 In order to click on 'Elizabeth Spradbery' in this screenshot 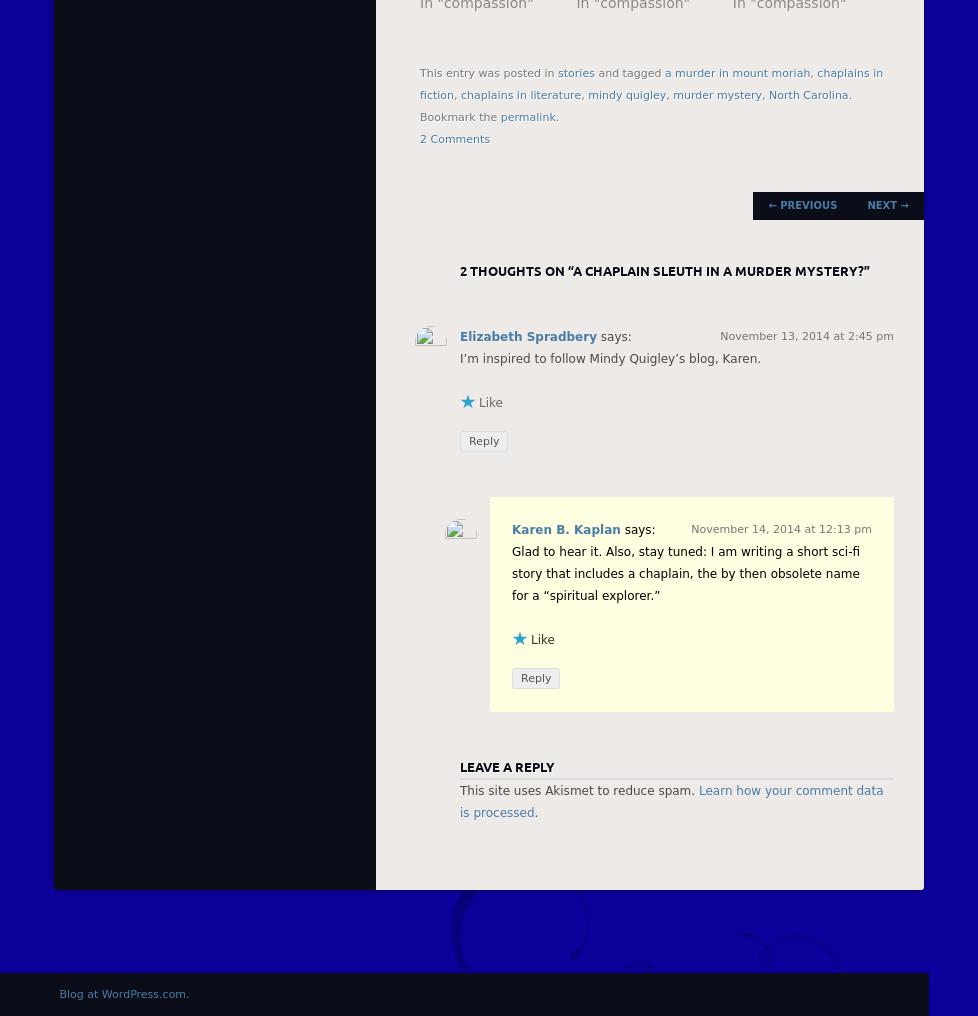, I will do `click(528, 337)`.